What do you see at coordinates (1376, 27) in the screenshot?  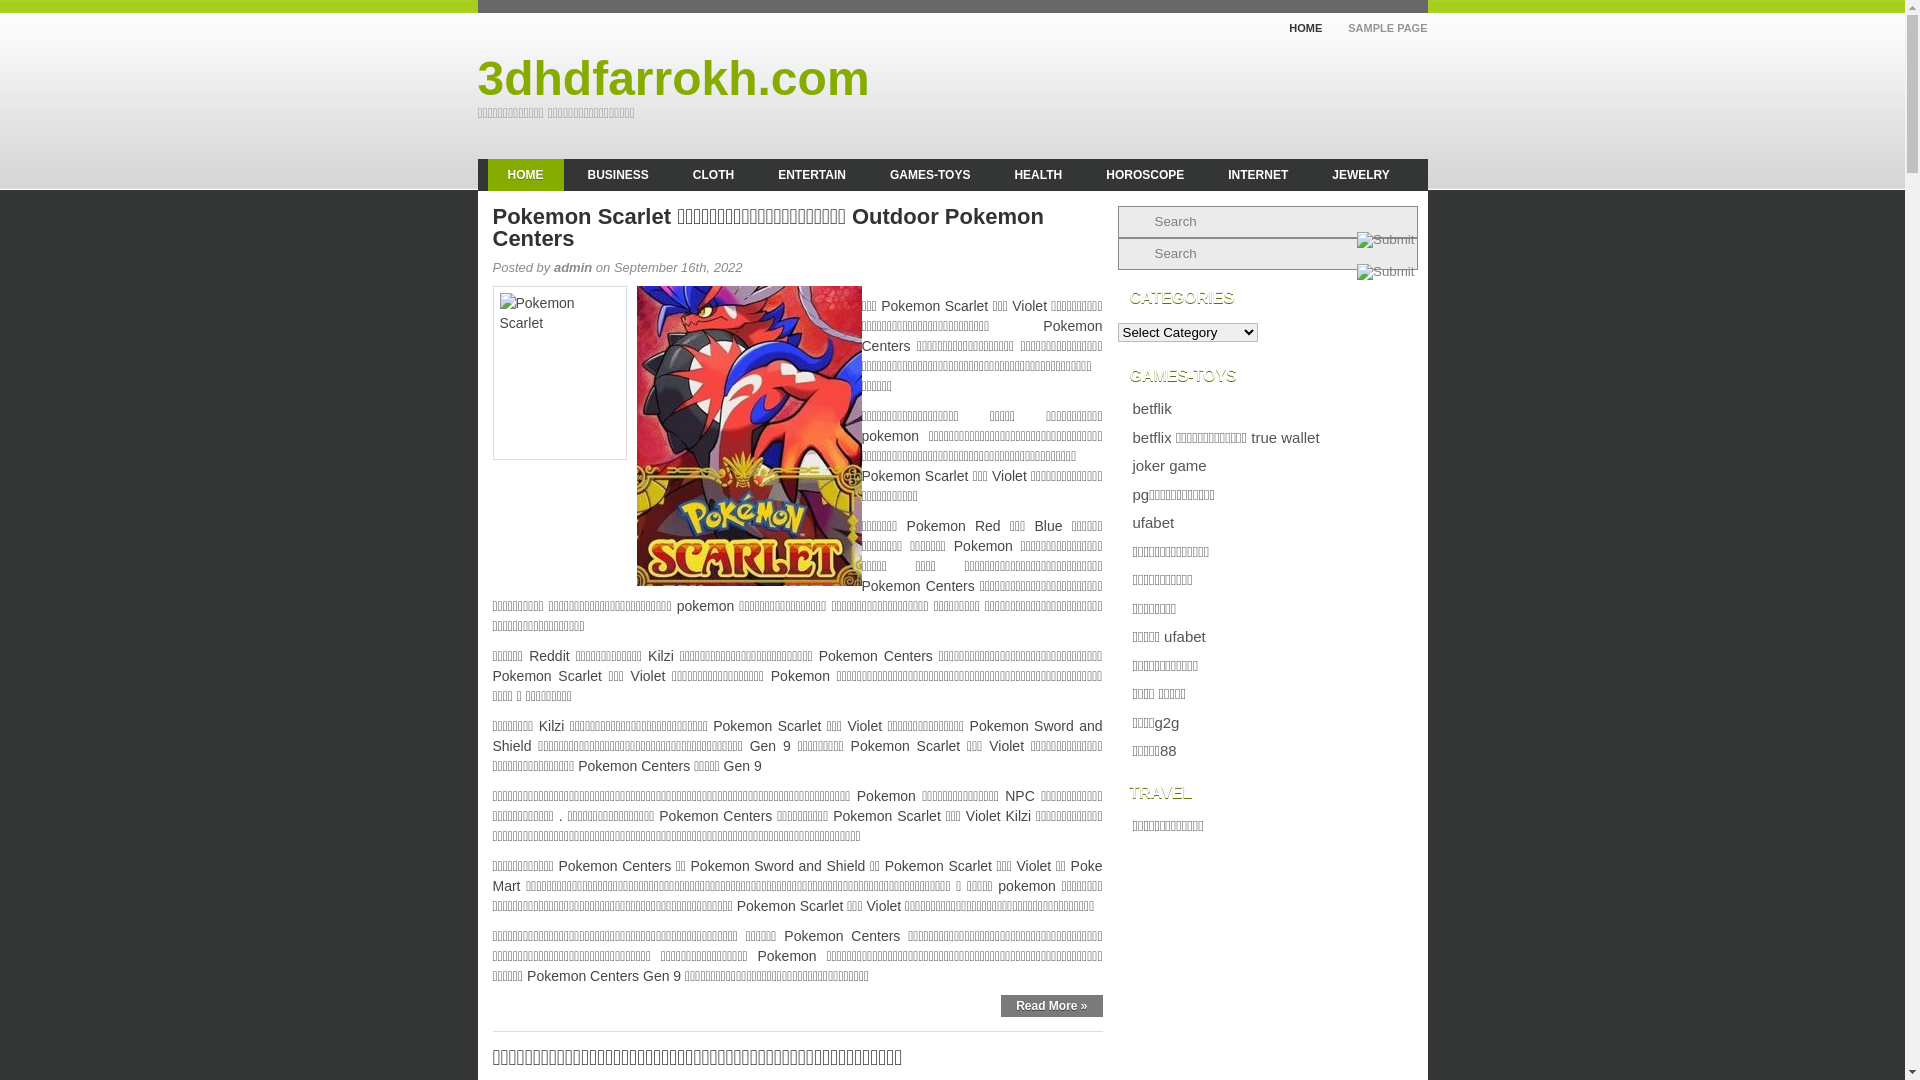 I see `'SAMPLE PAGE'` at bounding box center [1376, 27].